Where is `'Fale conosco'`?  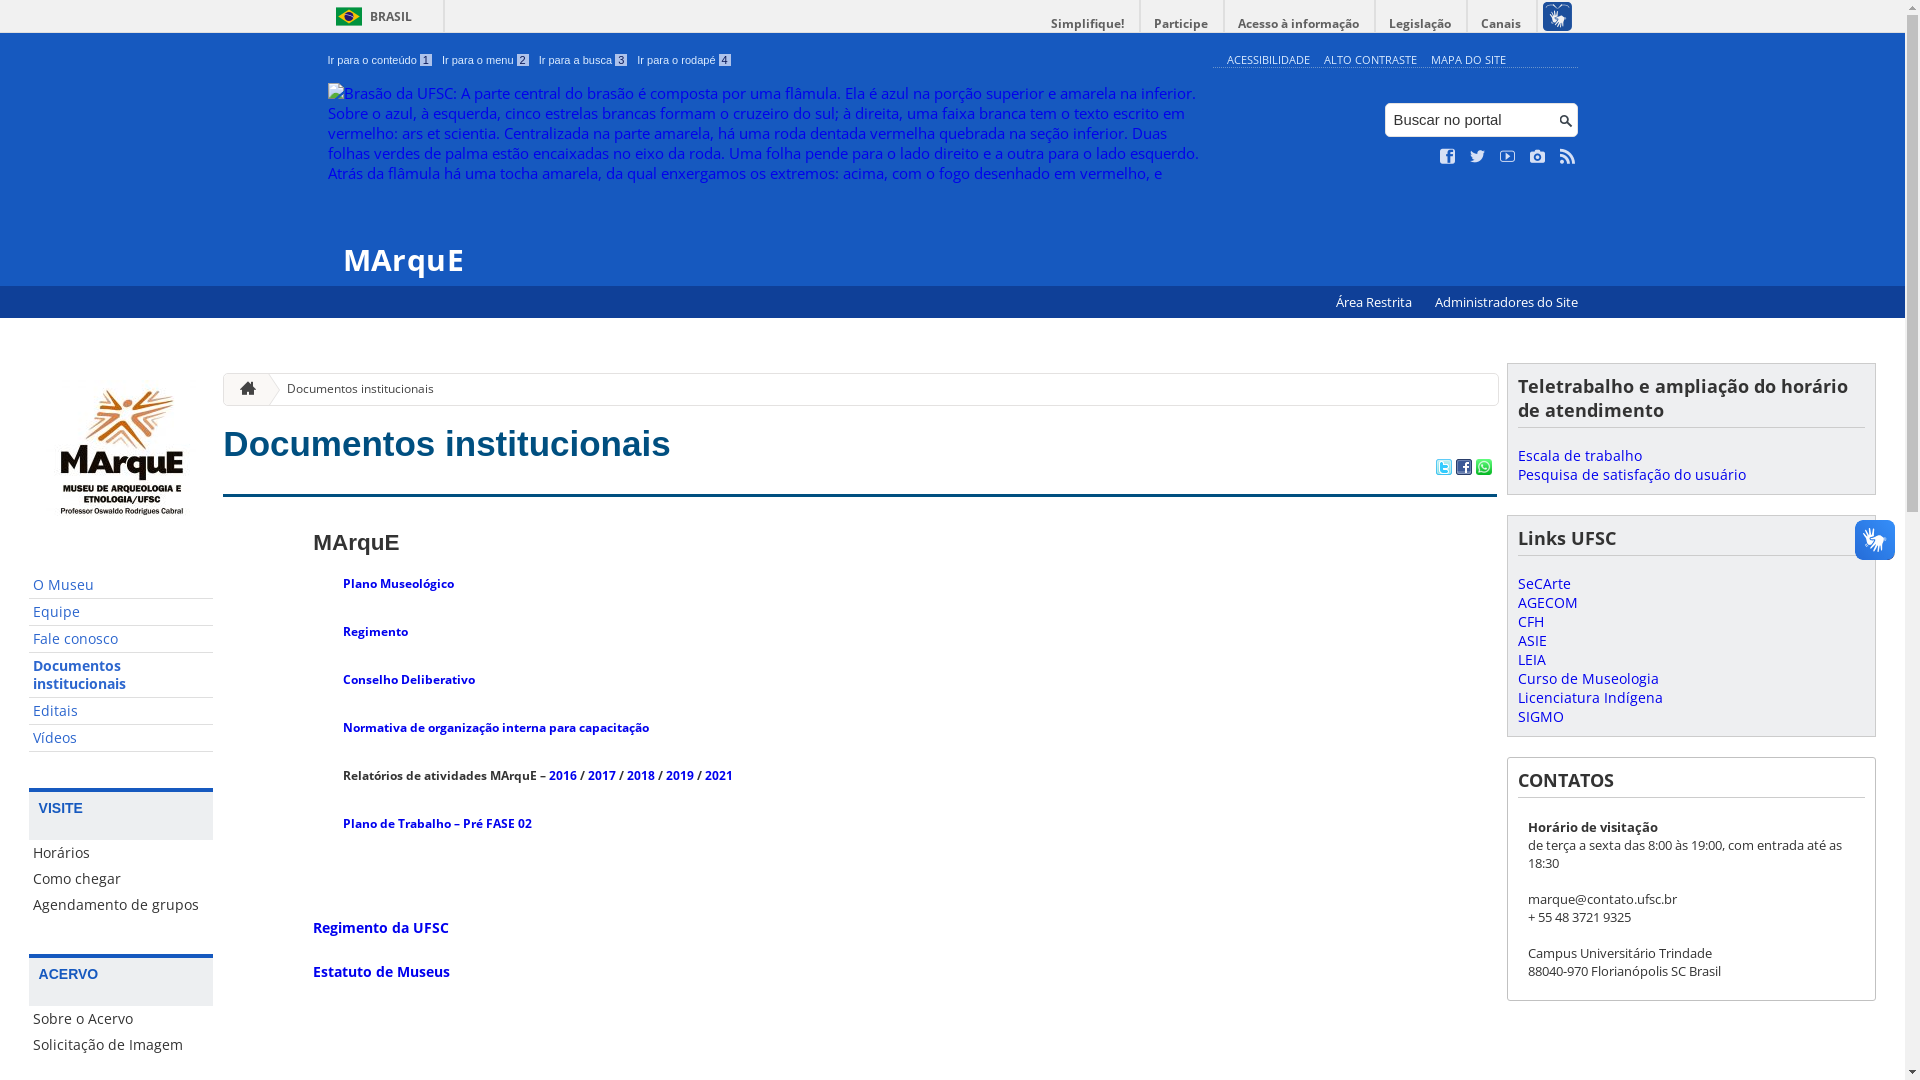
'Fale conosco' is located at coordinates (120, 639).